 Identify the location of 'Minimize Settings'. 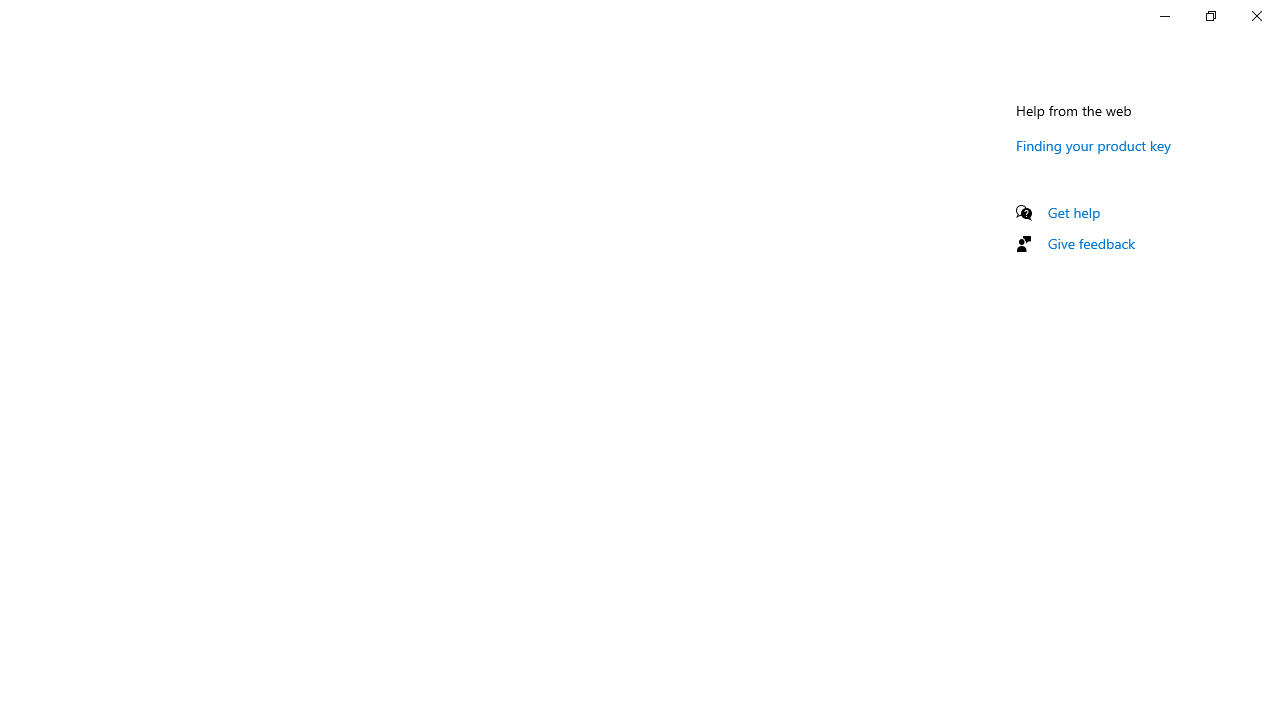
(1164, 15).